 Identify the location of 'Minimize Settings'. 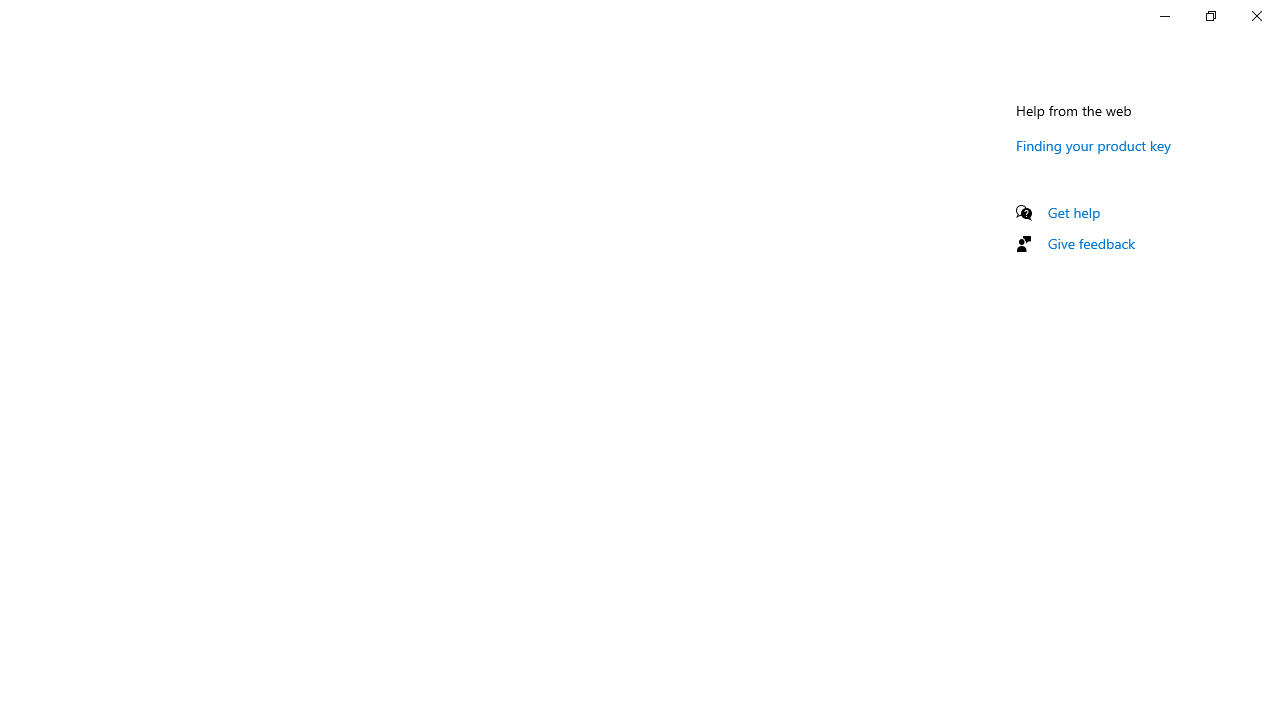
(1164, 15).